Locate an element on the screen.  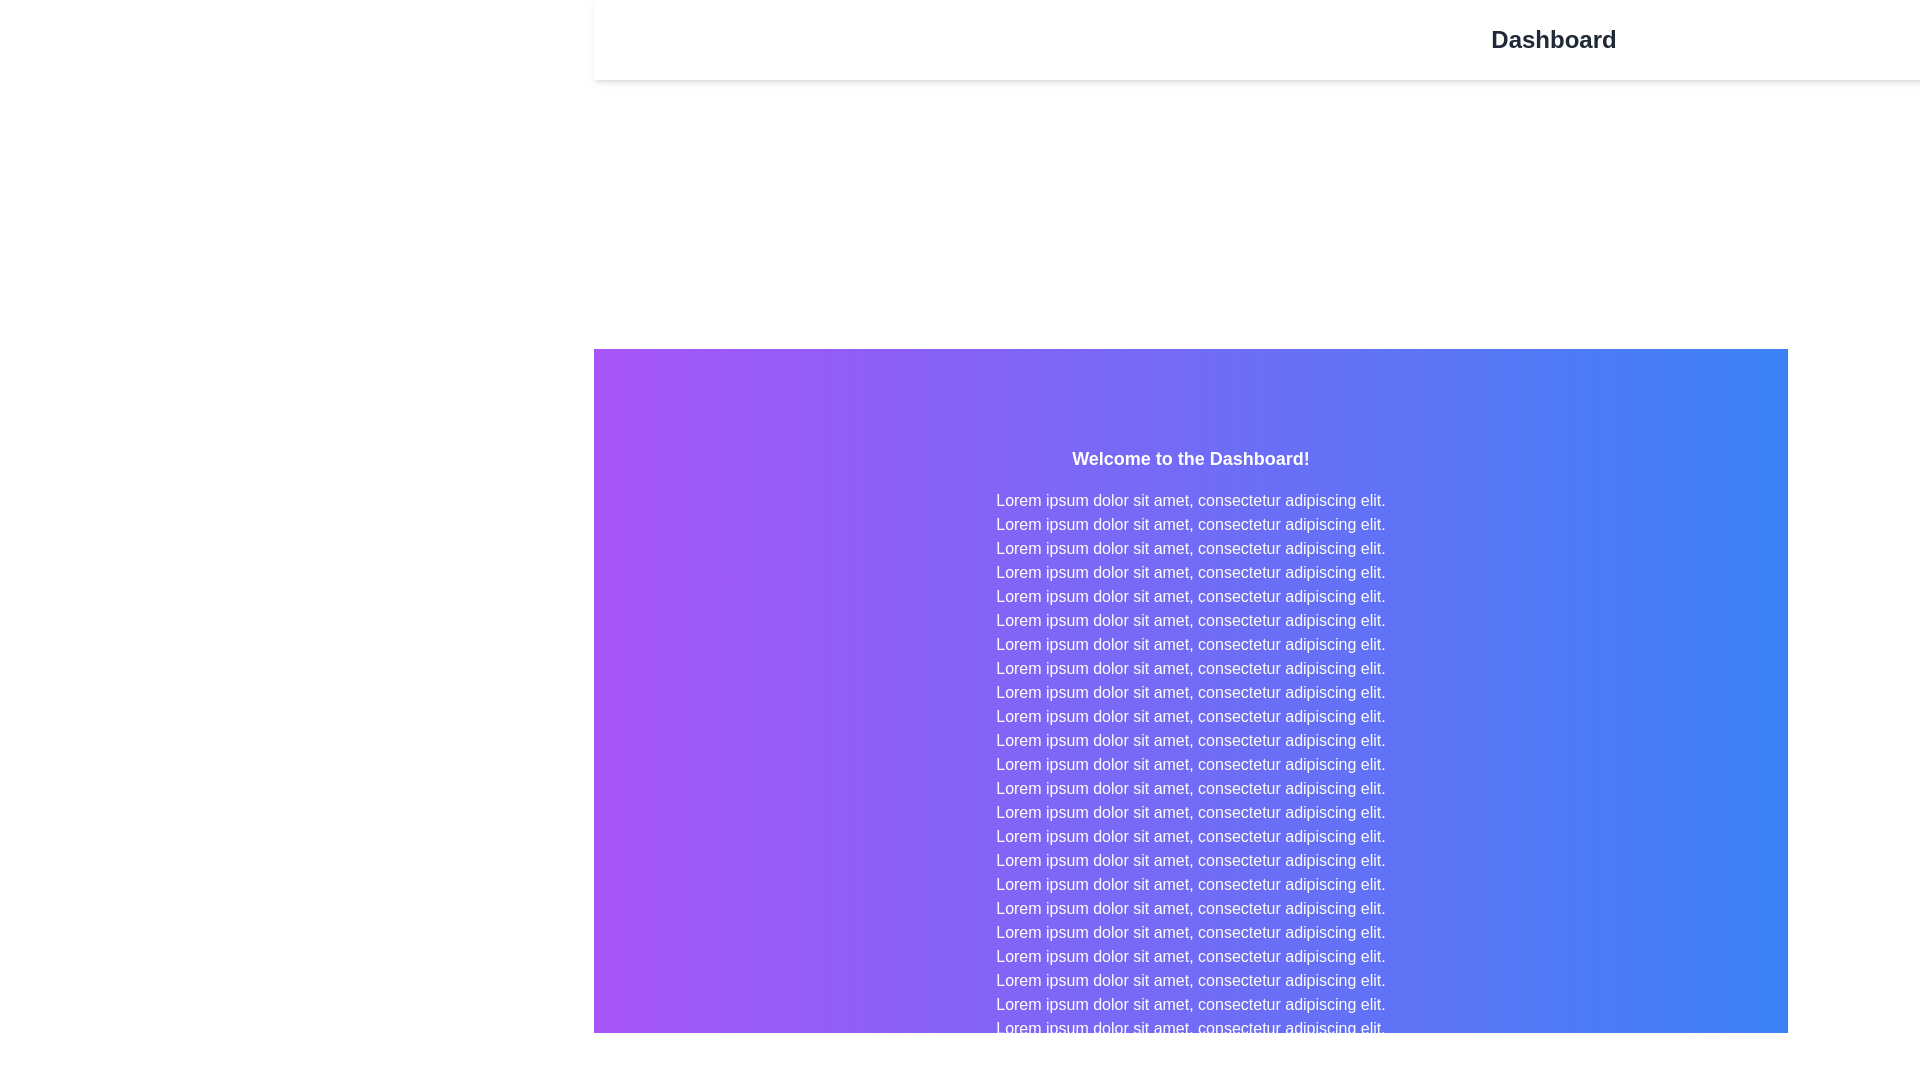
the fourth text block in the vertical list, which serves as static textual content providing placeholder text or a message is located at coordinates (1190, 548).